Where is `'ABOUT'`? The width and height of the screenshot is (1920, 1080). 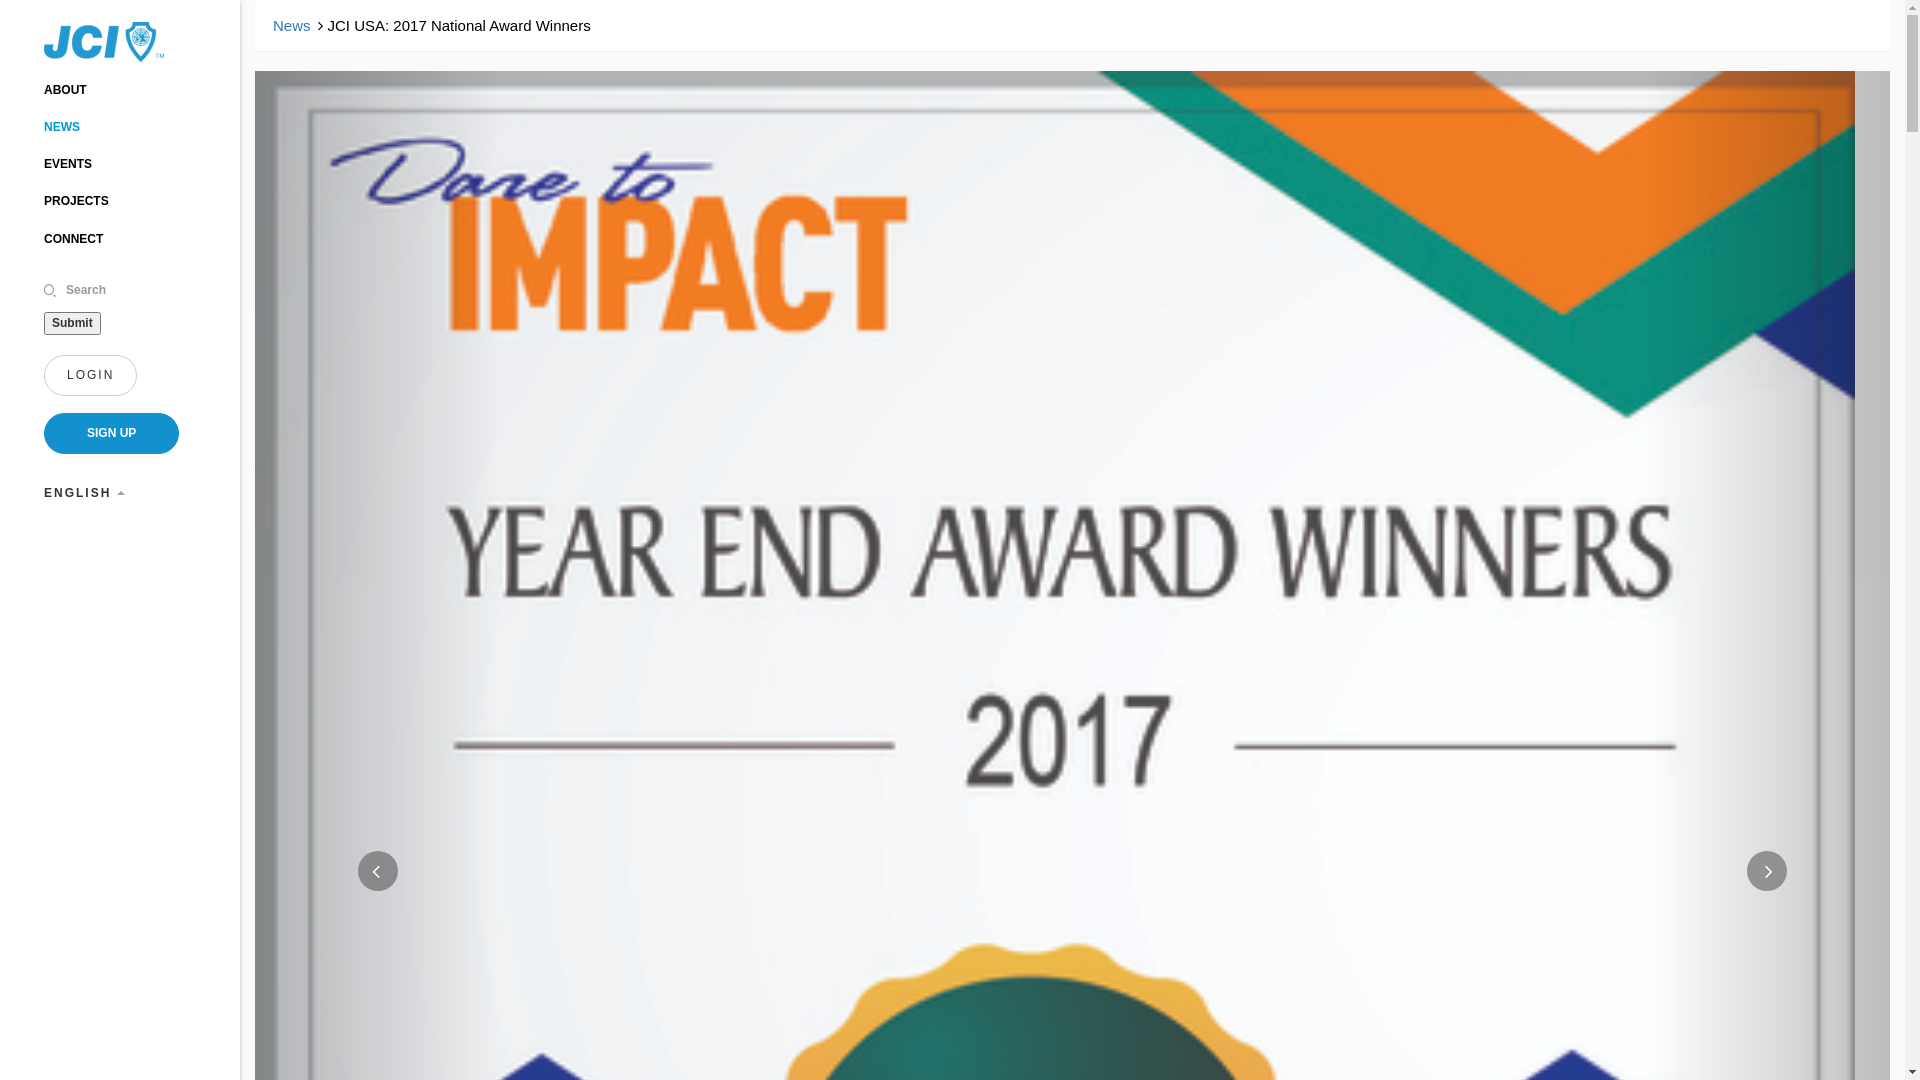 'ABOUT' is located at coordinates (65, 88).